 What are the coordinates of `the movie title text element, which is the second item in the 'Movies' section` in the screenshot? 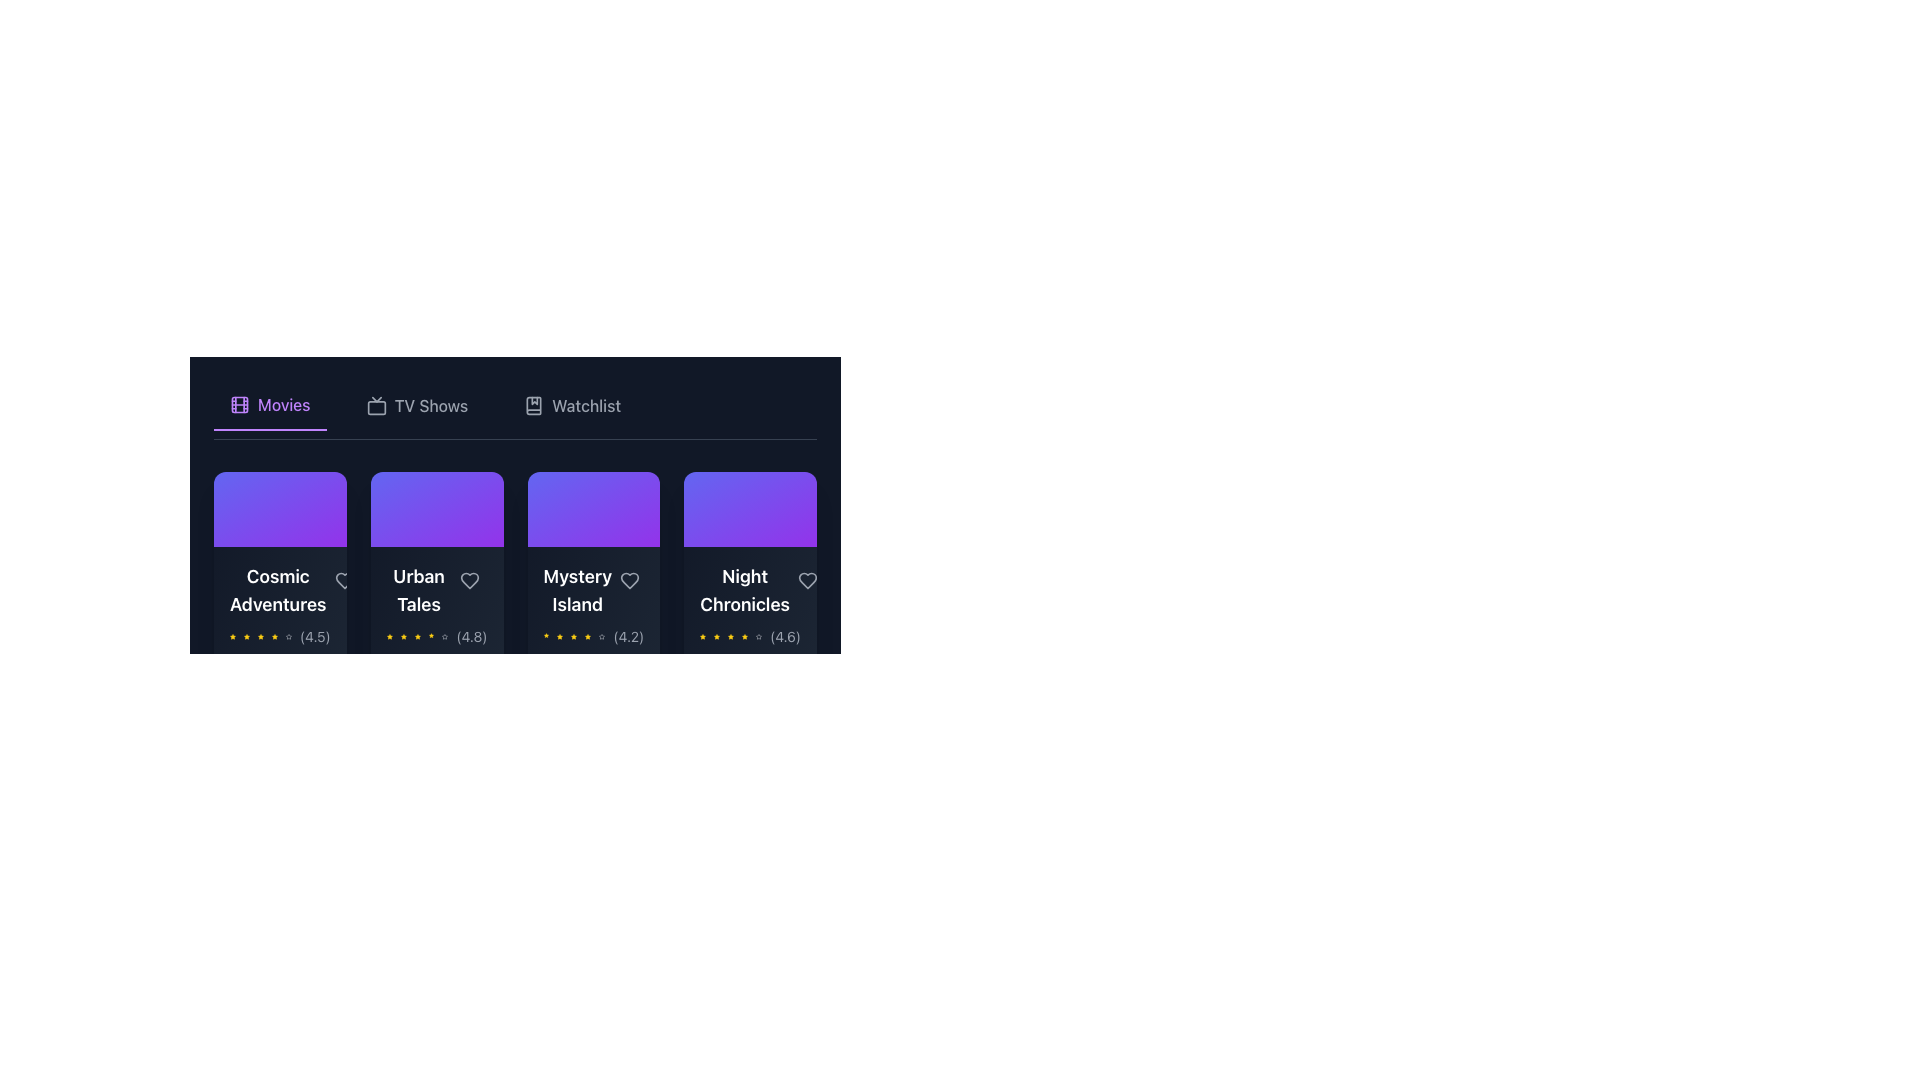 It's located at (436, 589).